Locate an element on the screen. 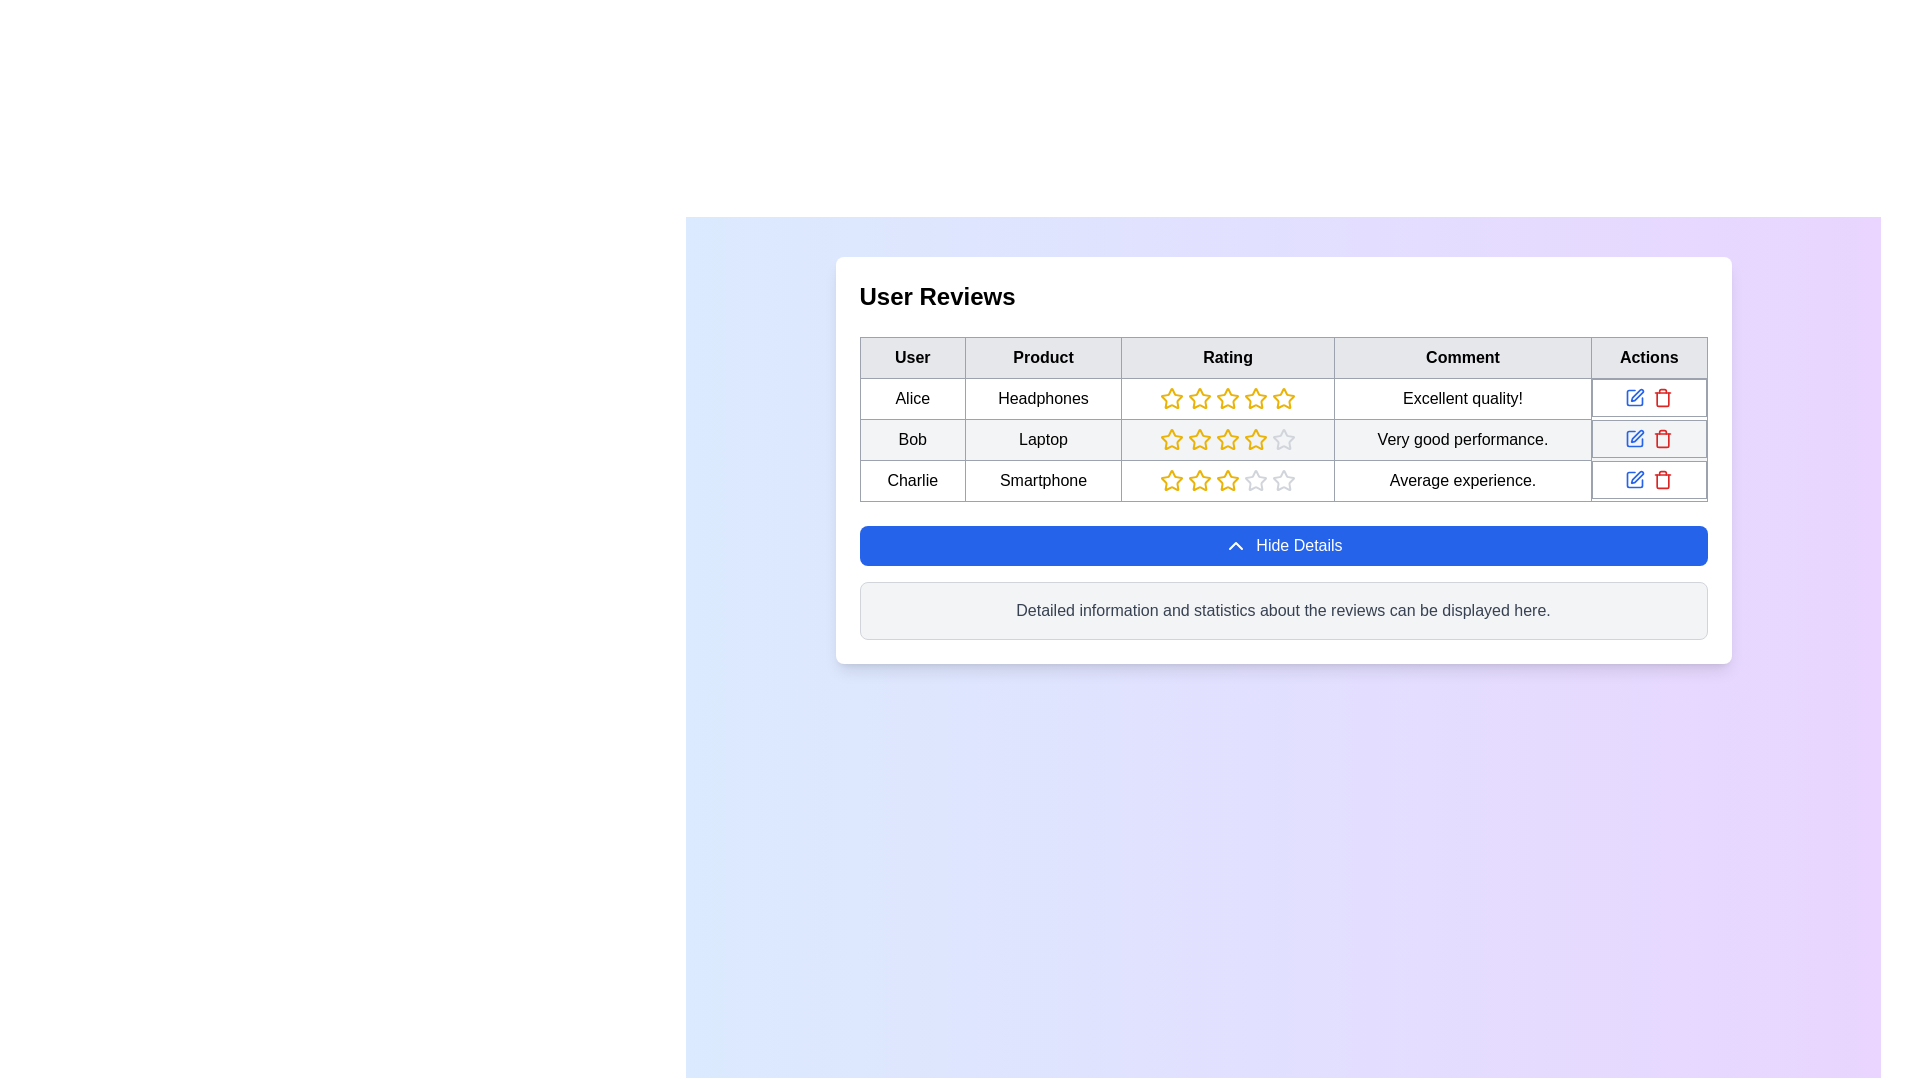 Image resolution: width=1920 pixels, height=1080 pixels. the third rating star icon in the rating row for user 'Bob' is located at coordinates (1171, 438).